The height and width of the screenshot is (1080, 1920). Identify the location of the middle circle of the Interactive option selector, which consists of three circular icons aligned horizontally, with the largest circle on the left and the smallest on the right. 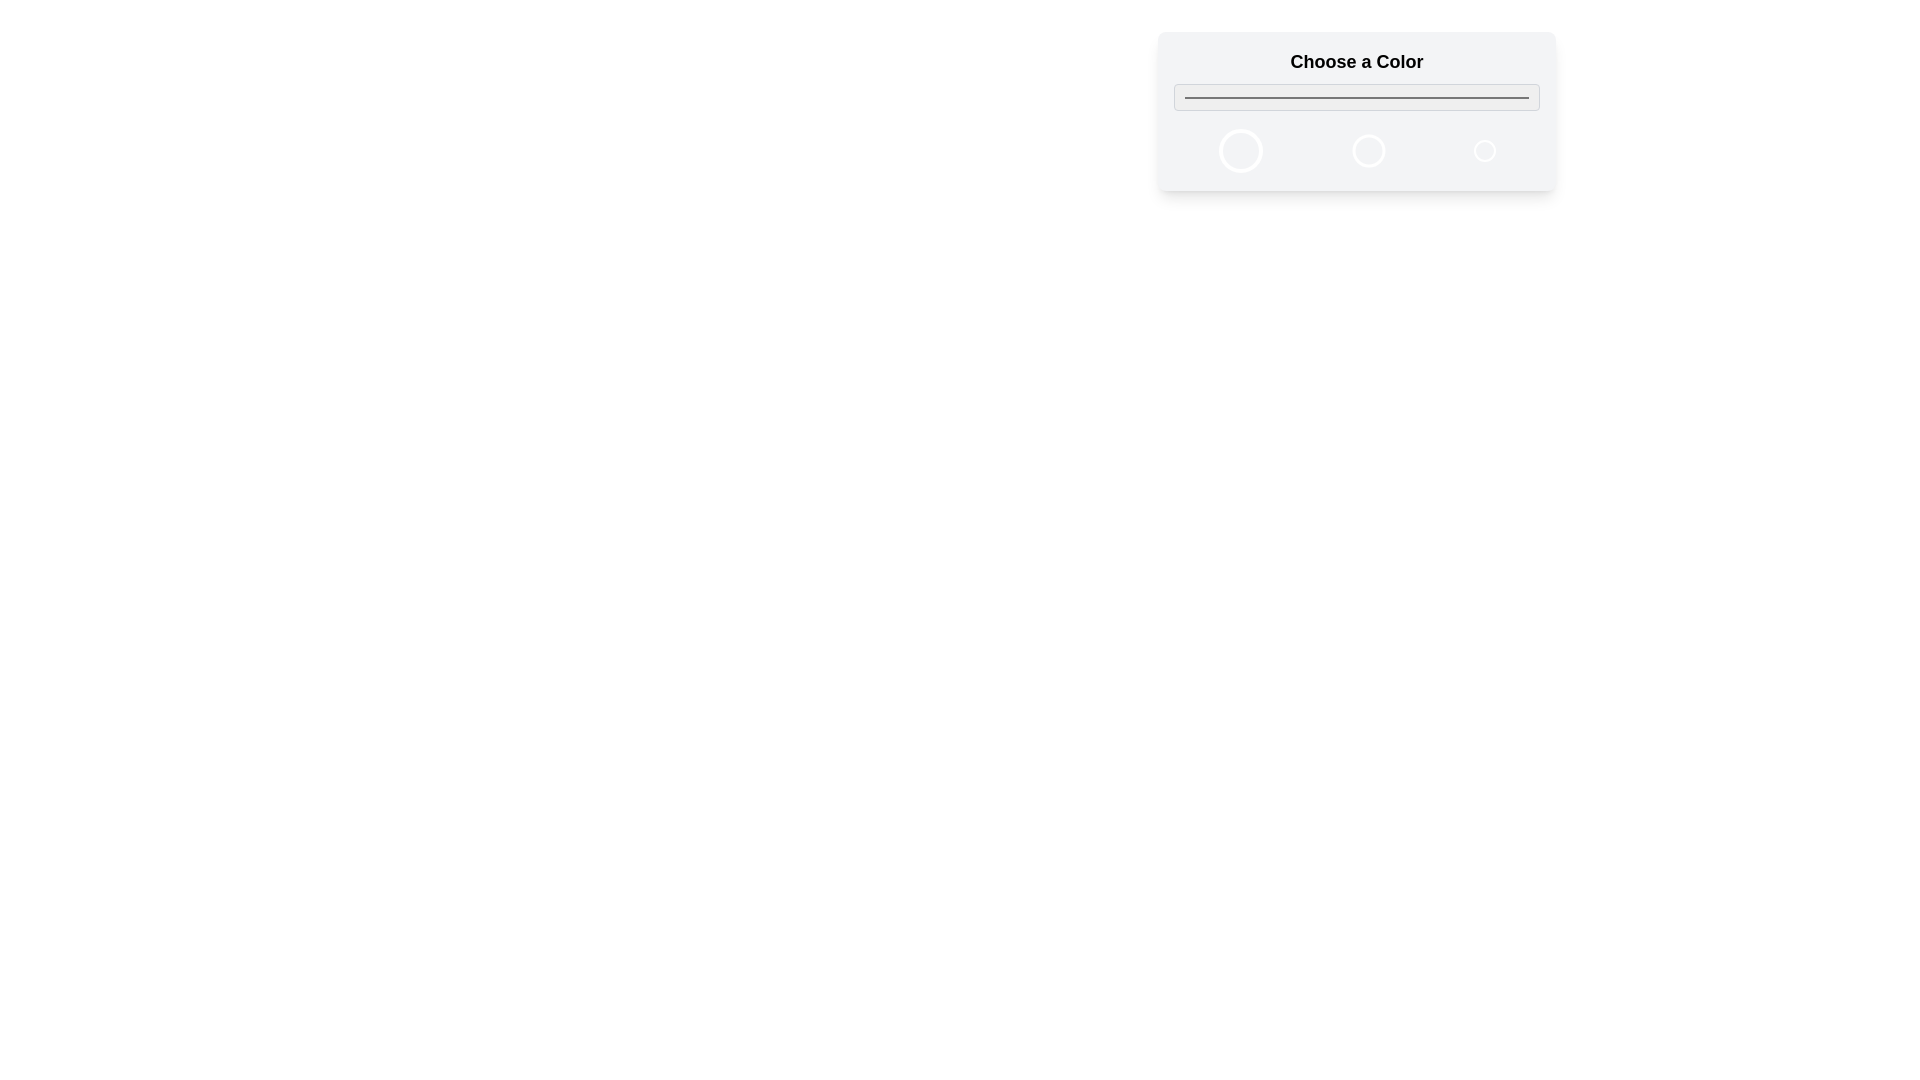
(1357, 149).